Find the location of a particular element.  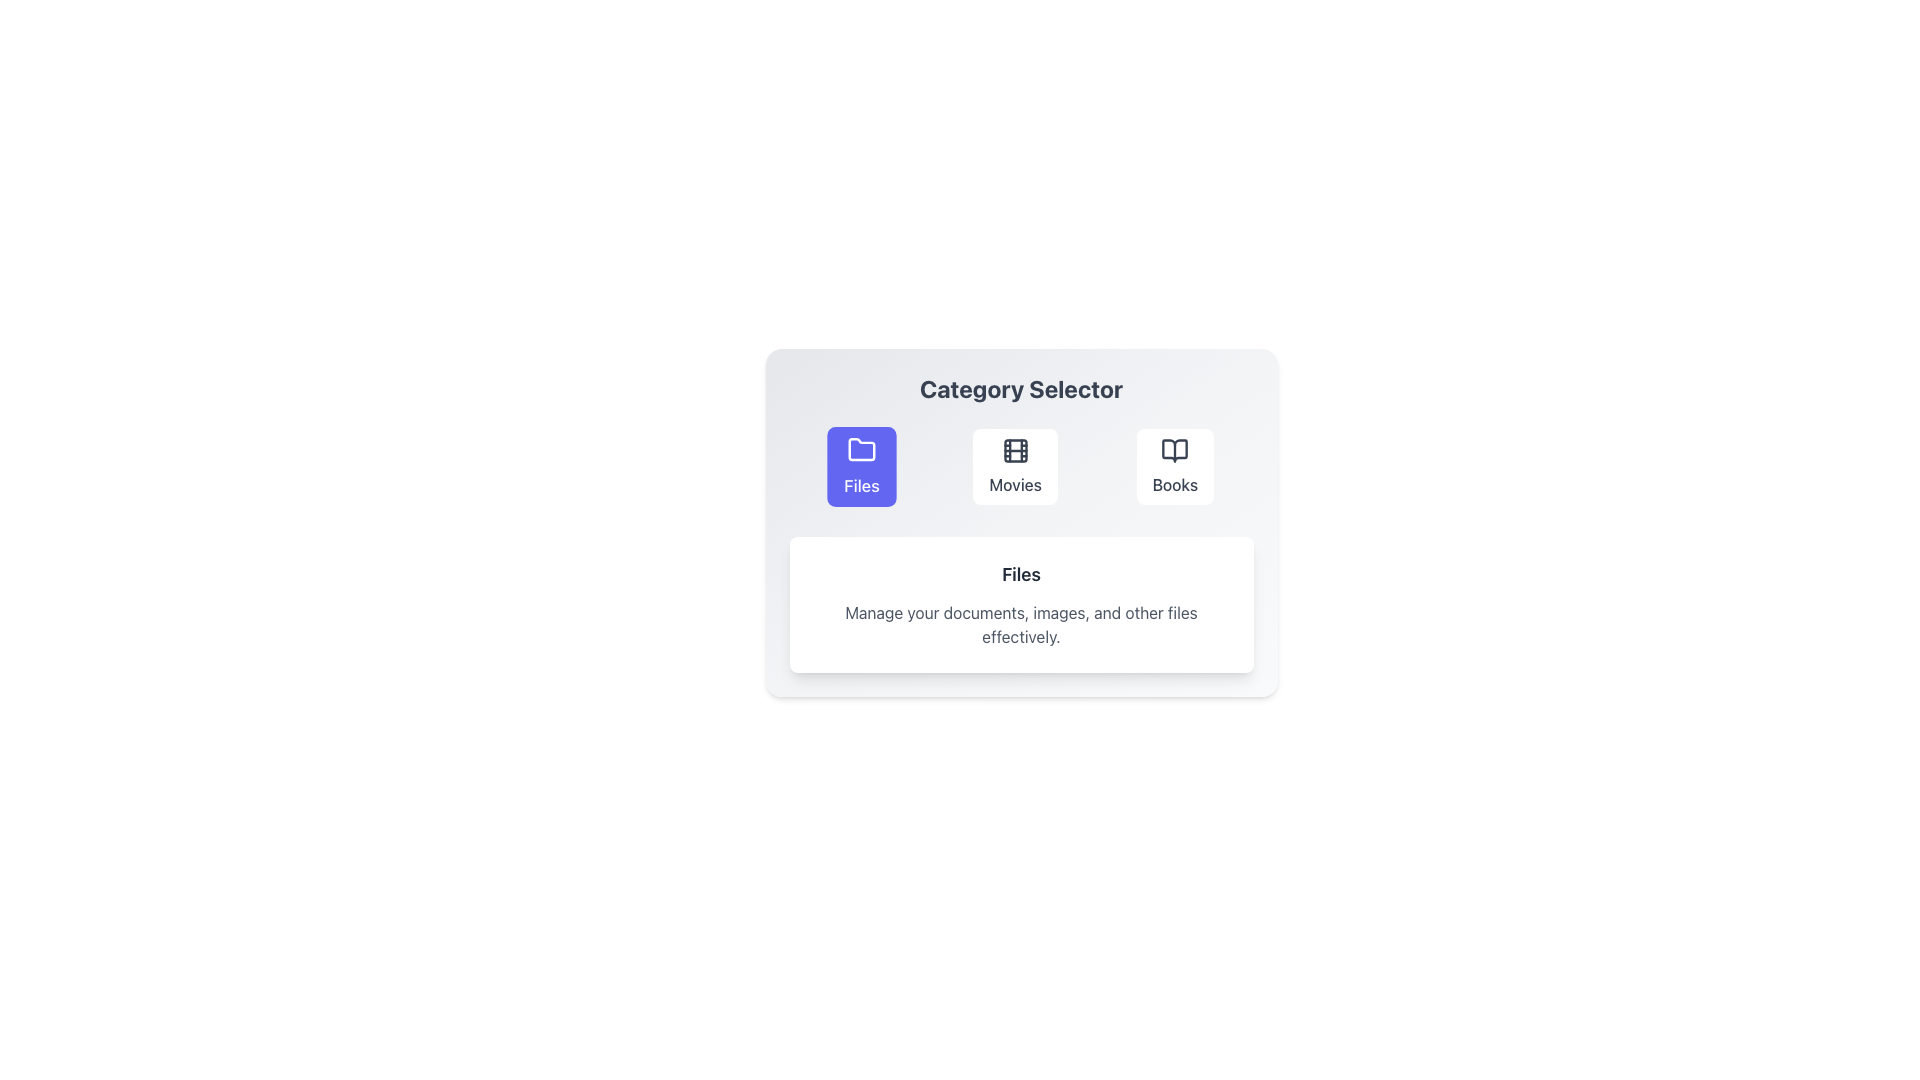

the 'Movies' category card, which is the second card in a group of three categories is located at coordinates (1021, 466).